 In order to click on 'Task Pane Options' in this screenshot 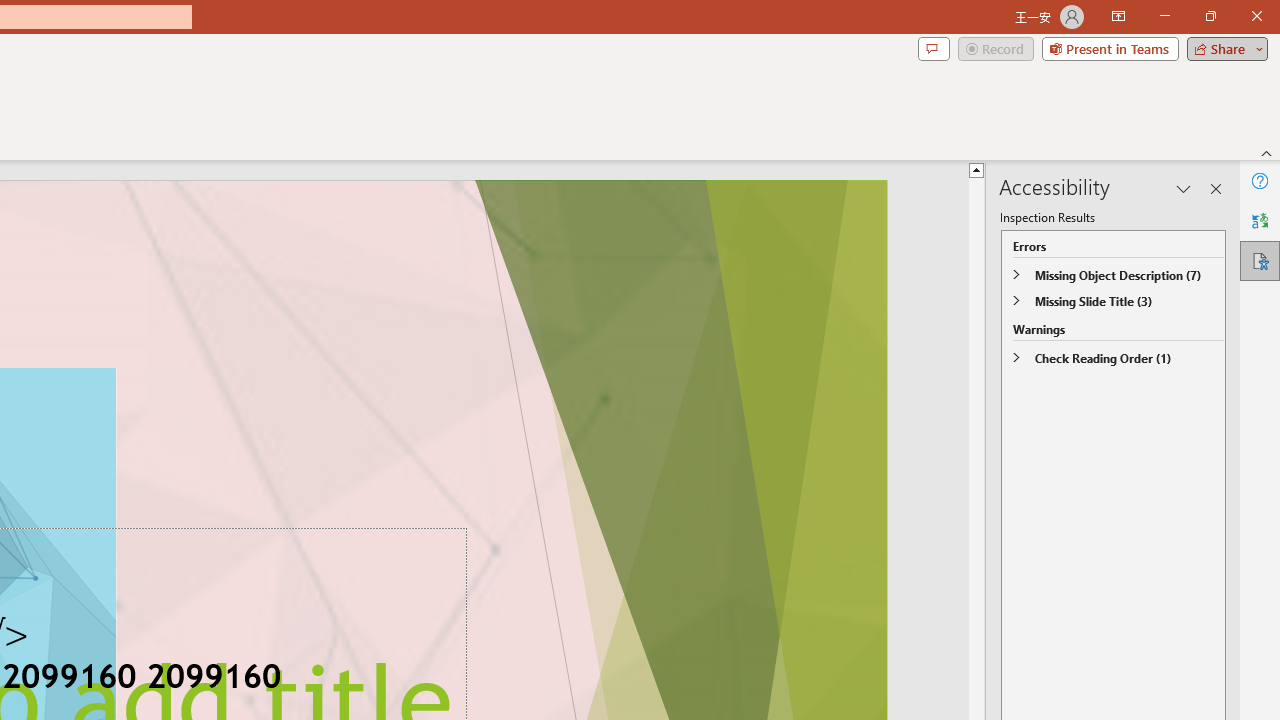, I will do `click(1184, 189)`.